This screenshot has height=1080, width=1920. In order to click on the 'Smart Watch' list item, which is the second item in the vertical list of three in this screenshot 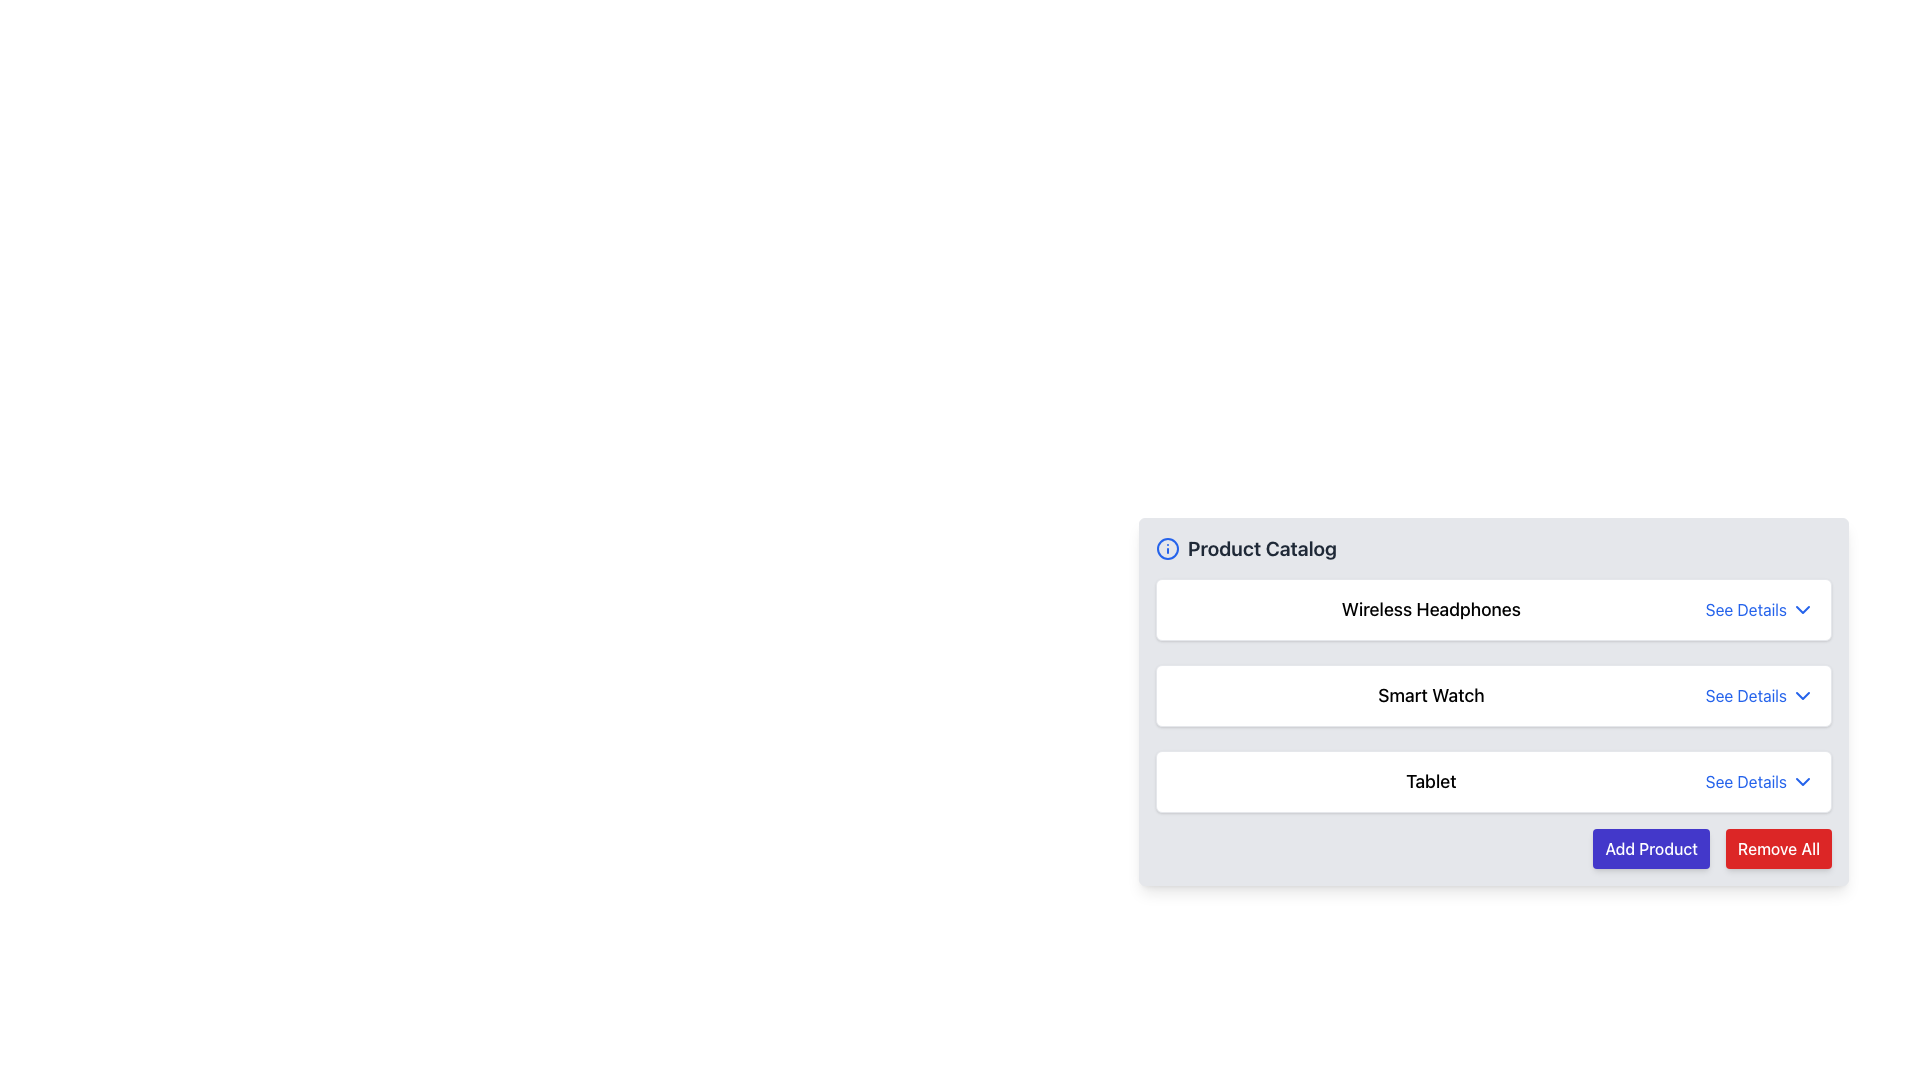, I will do `click(1493, 694)`.